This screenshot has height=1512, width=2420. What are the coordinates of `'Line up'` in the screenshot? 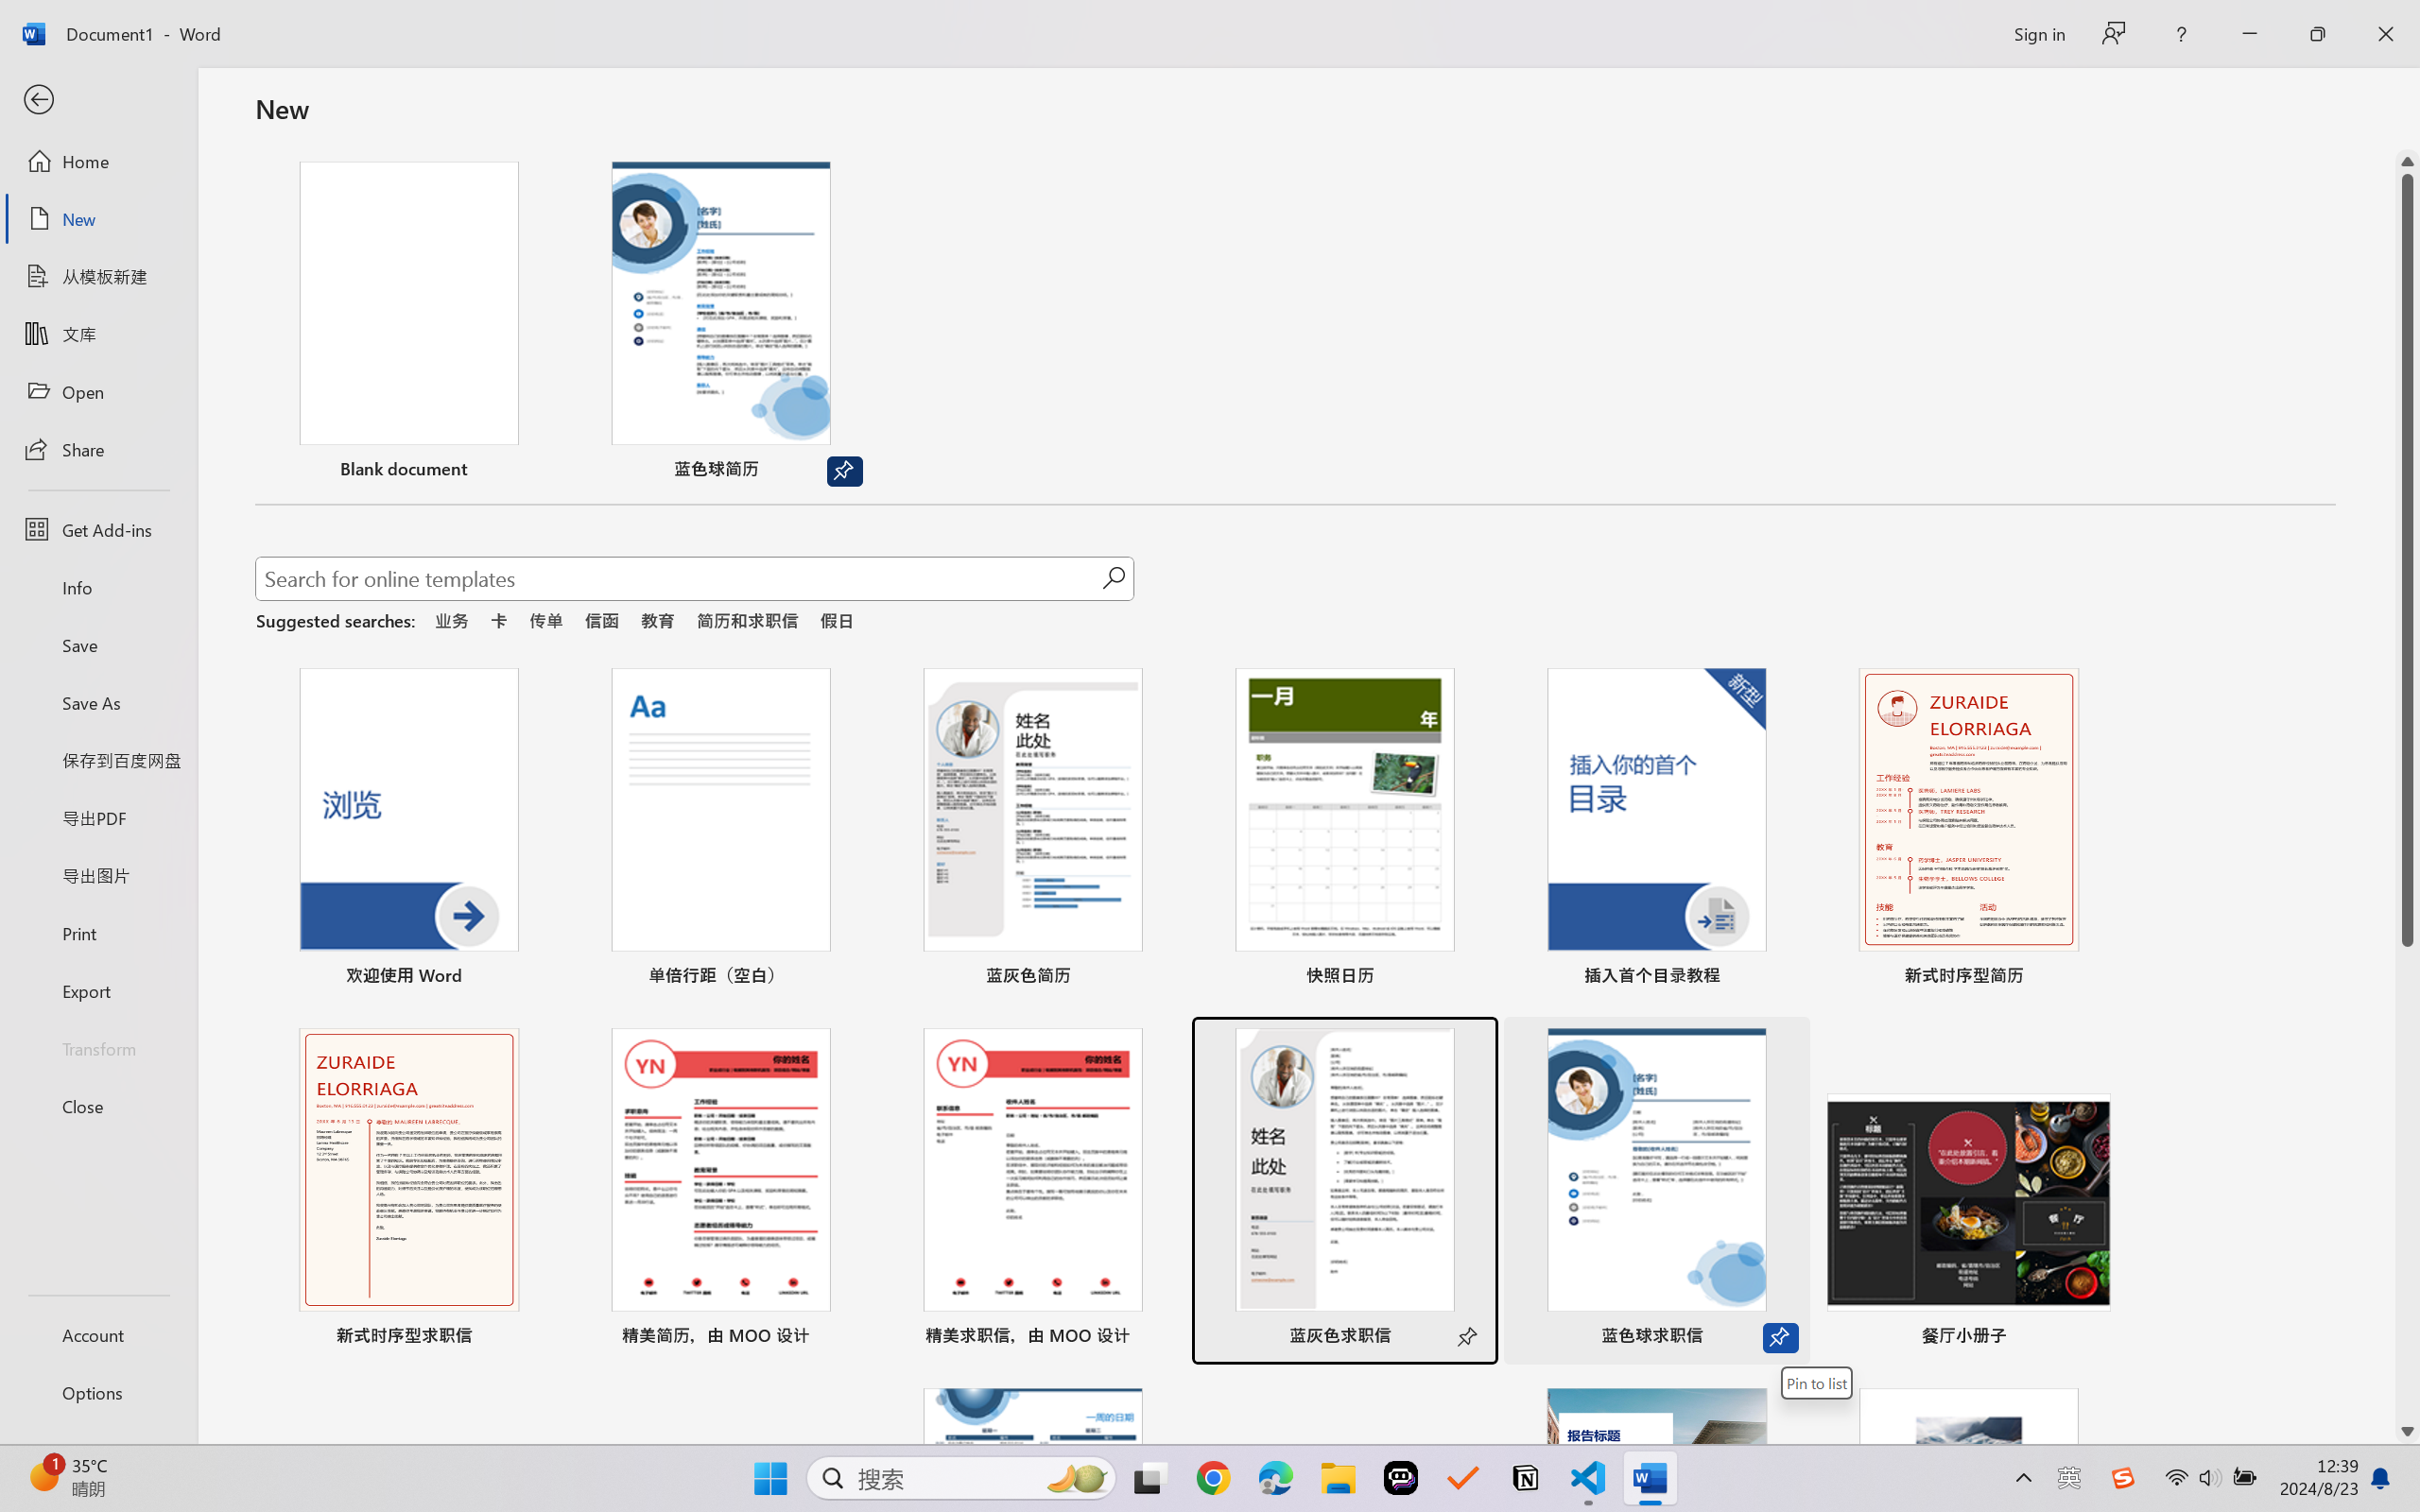 It's located at (2407, 161).